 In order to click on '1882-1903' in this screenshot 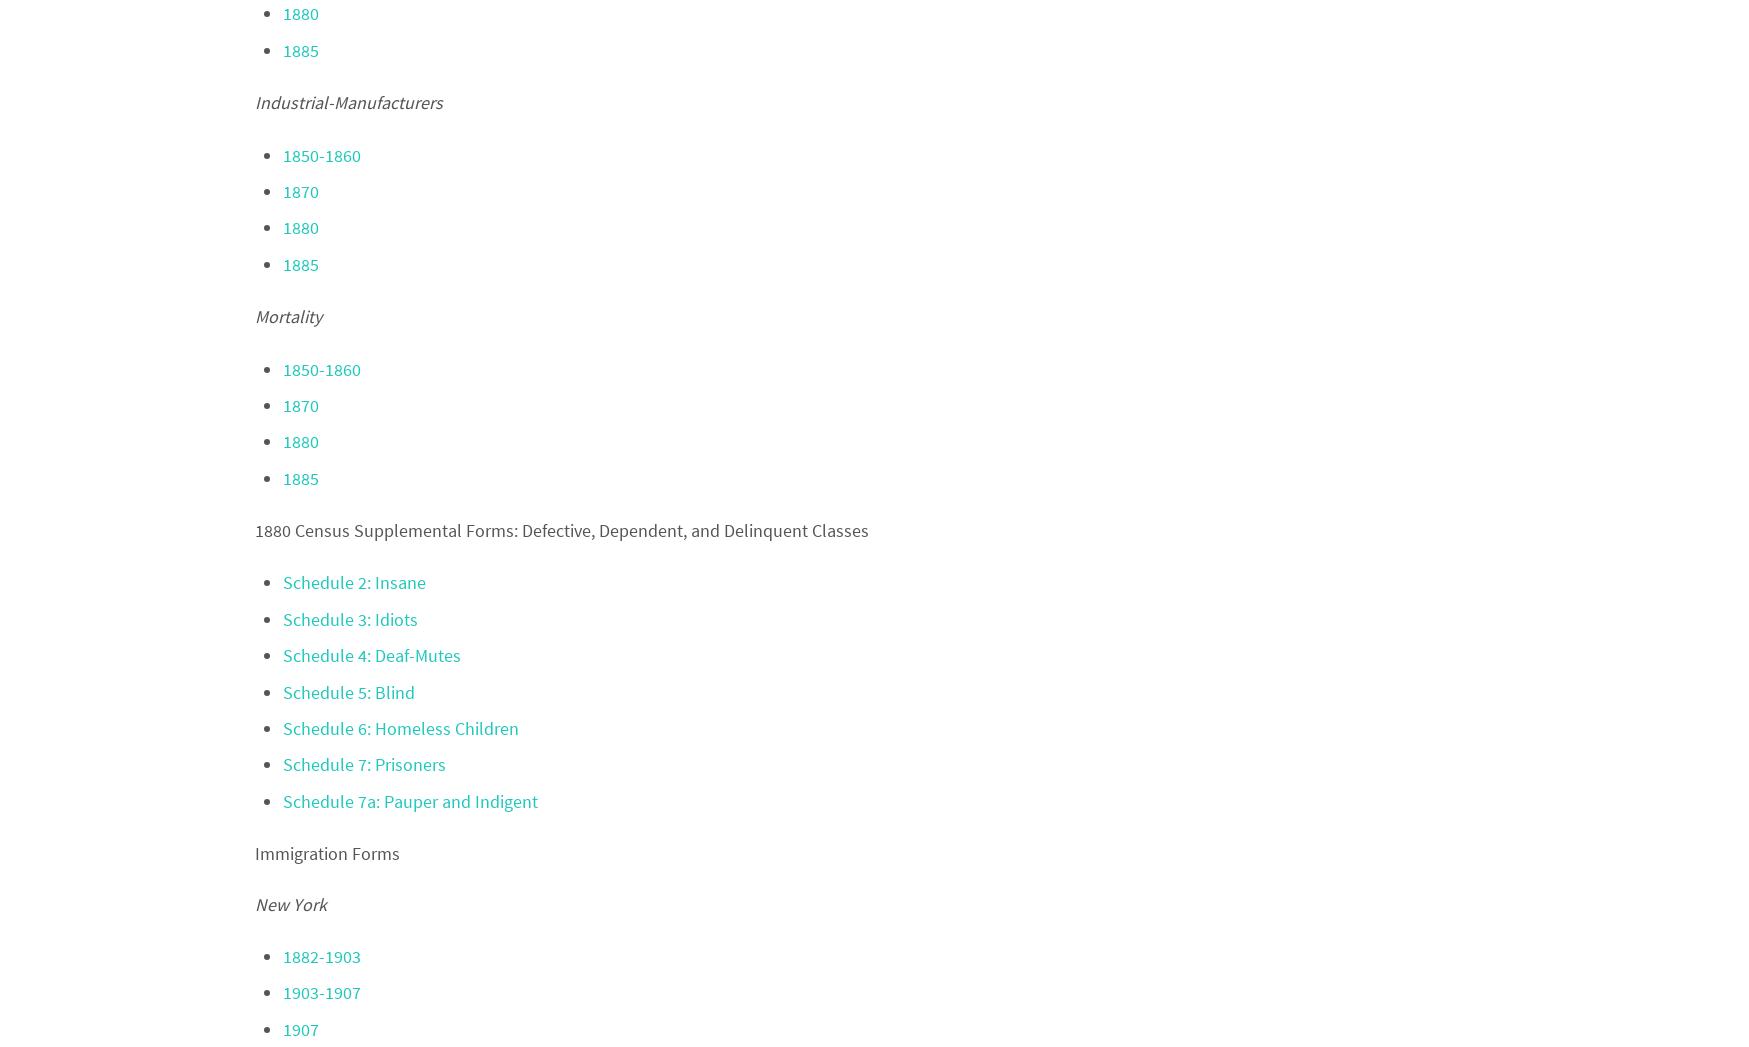, I will do `click(320, 954)`.